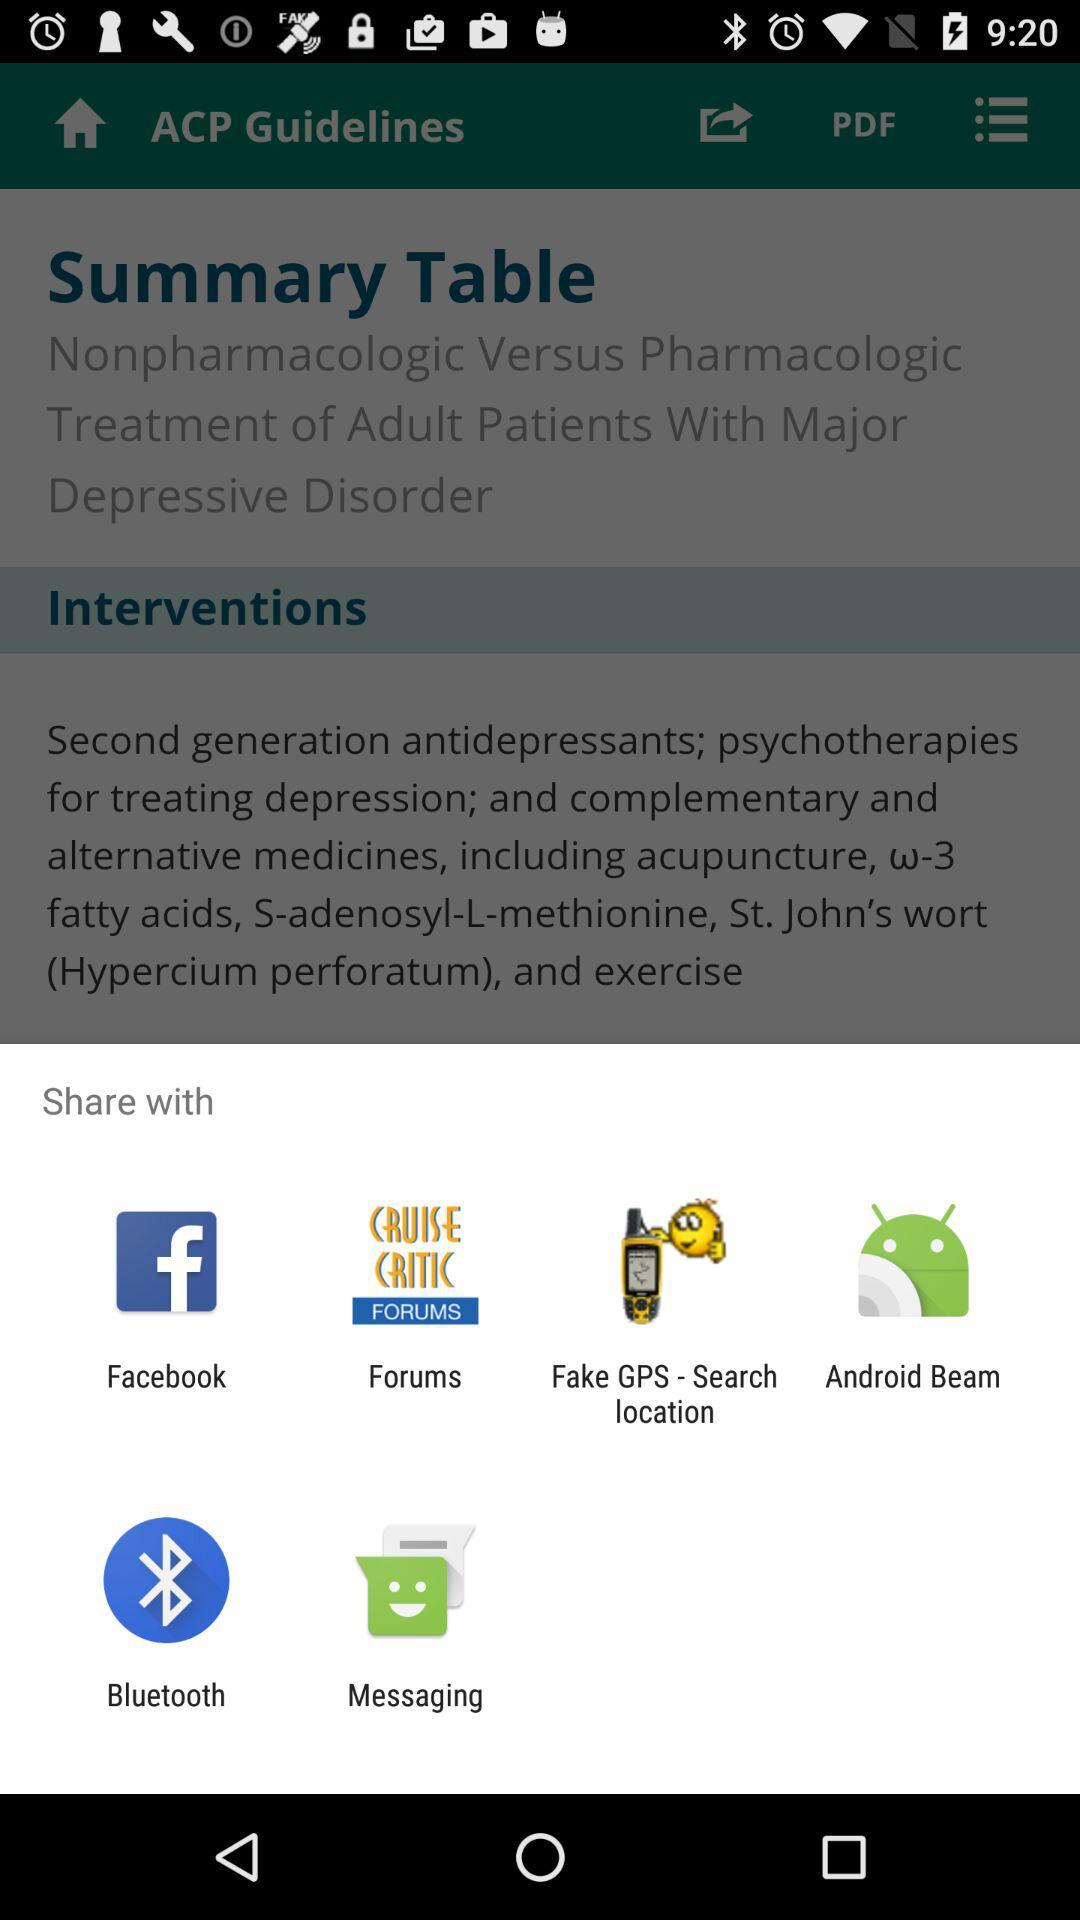 This screenshot has height=1920, width=1080. What do you see at coordinates (414, 1711) in the screenshot?
I see `the icon to the right of the bluetooth` at bounding box center [414, 1711].